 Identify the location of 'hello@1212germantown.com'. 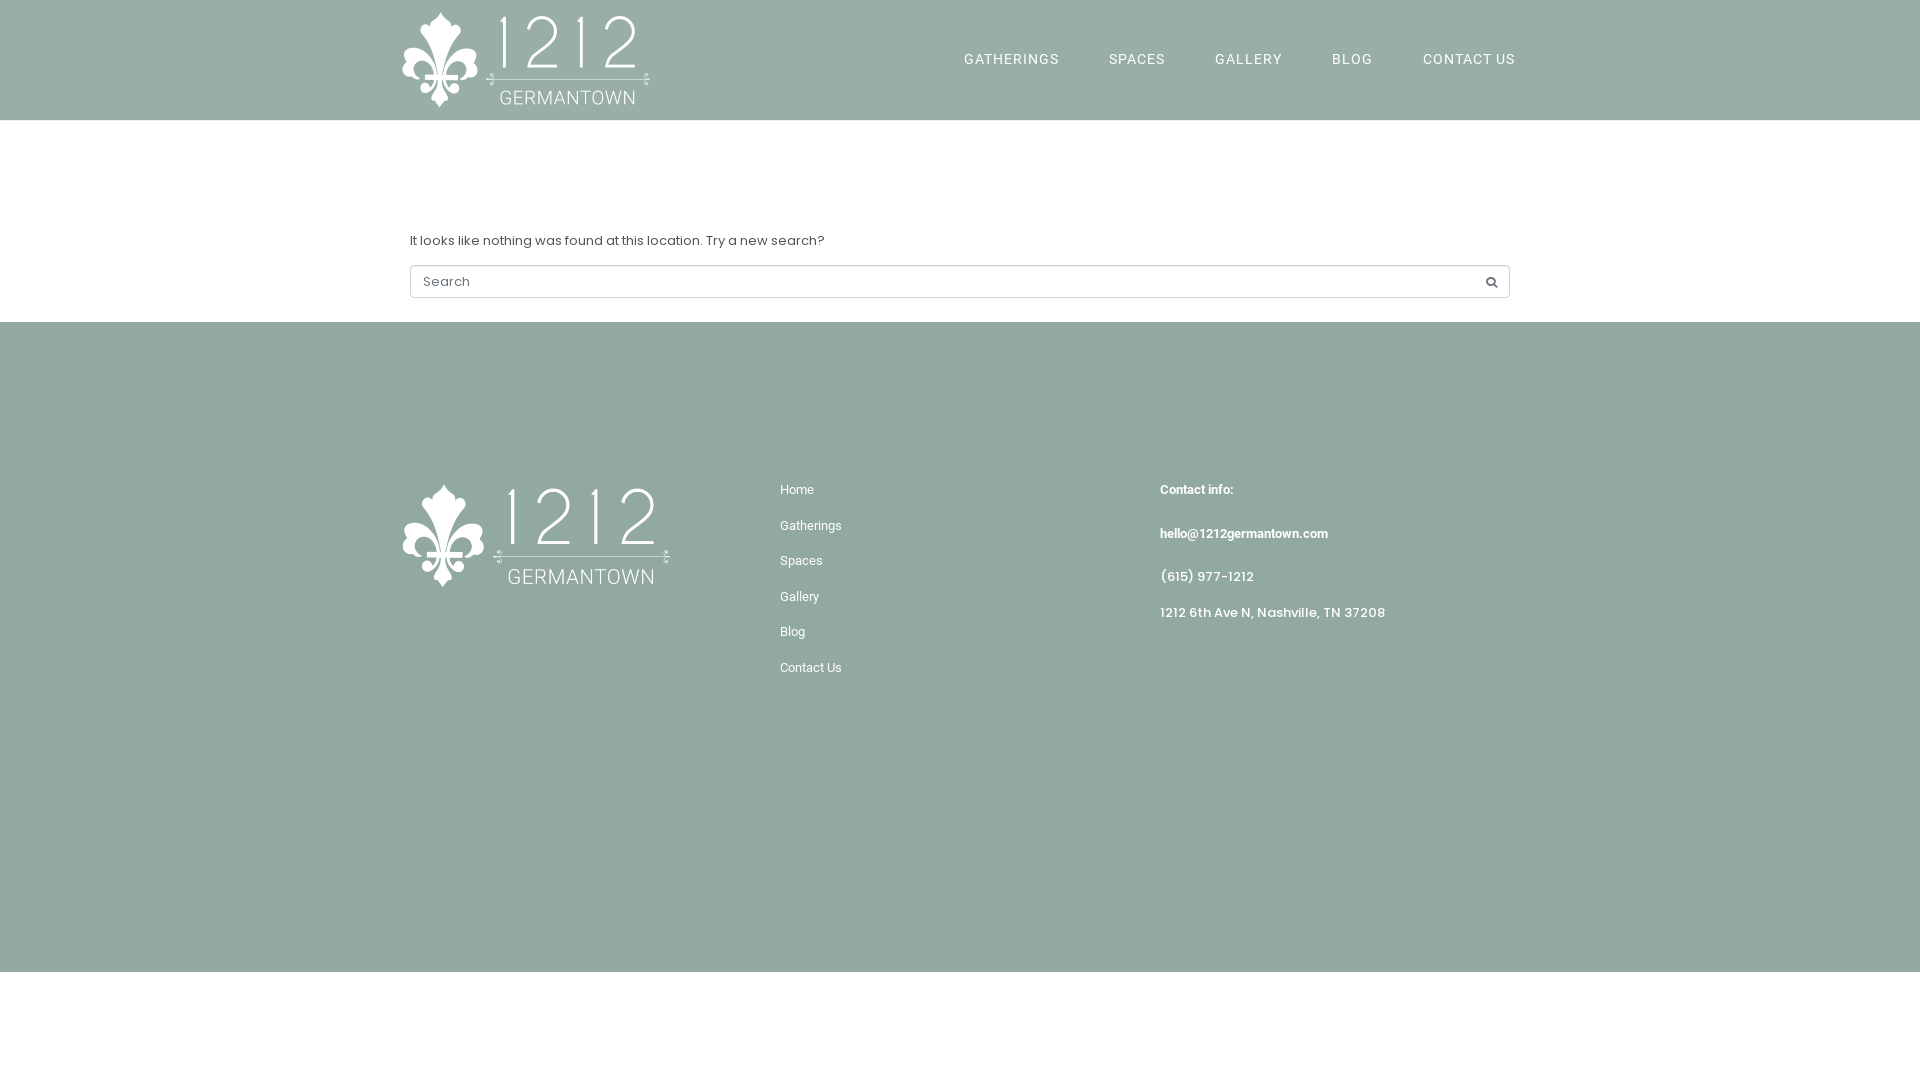
(1160, 532).